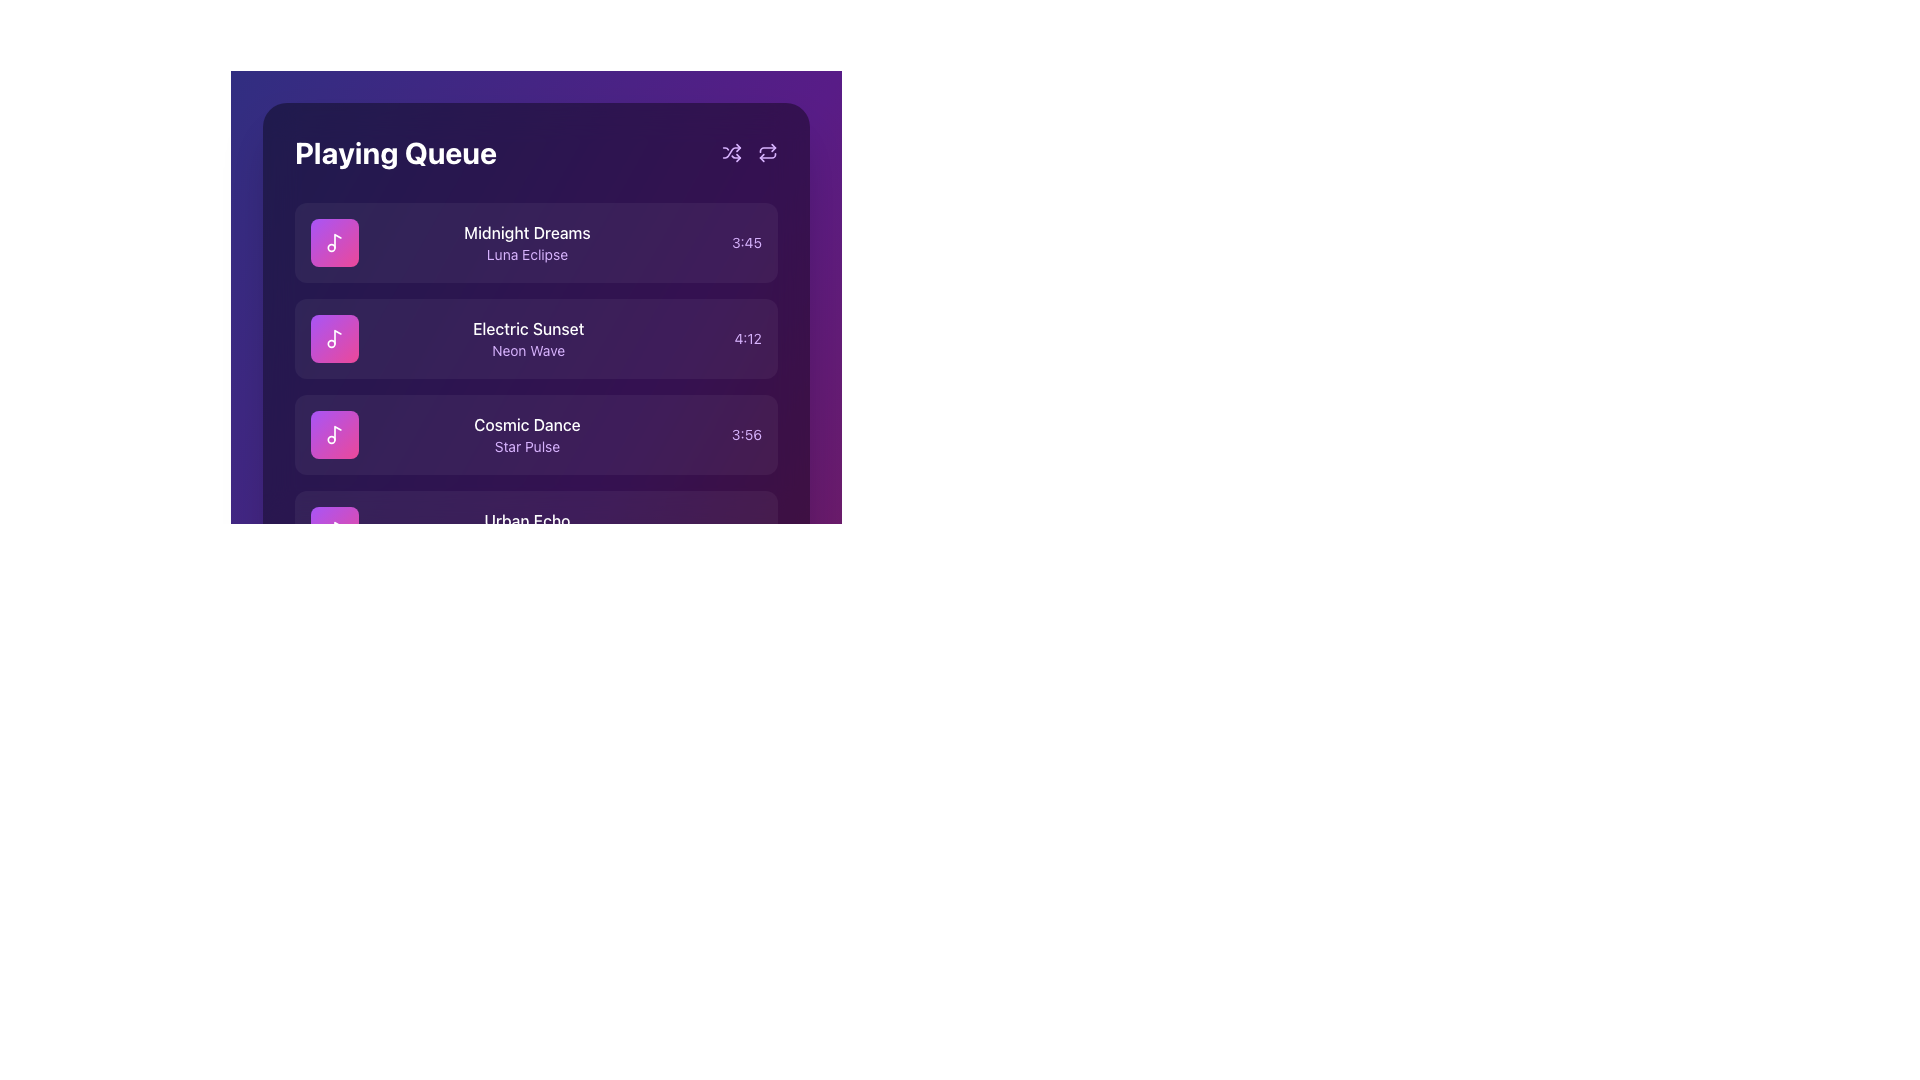 The height and width of the screenshot is (1080, 1920). I want to click on the text area displaying 'Cosmic Dance' and 'Star Pulse', which is the third element in a vertical list on a dark background, so click(527, 434).